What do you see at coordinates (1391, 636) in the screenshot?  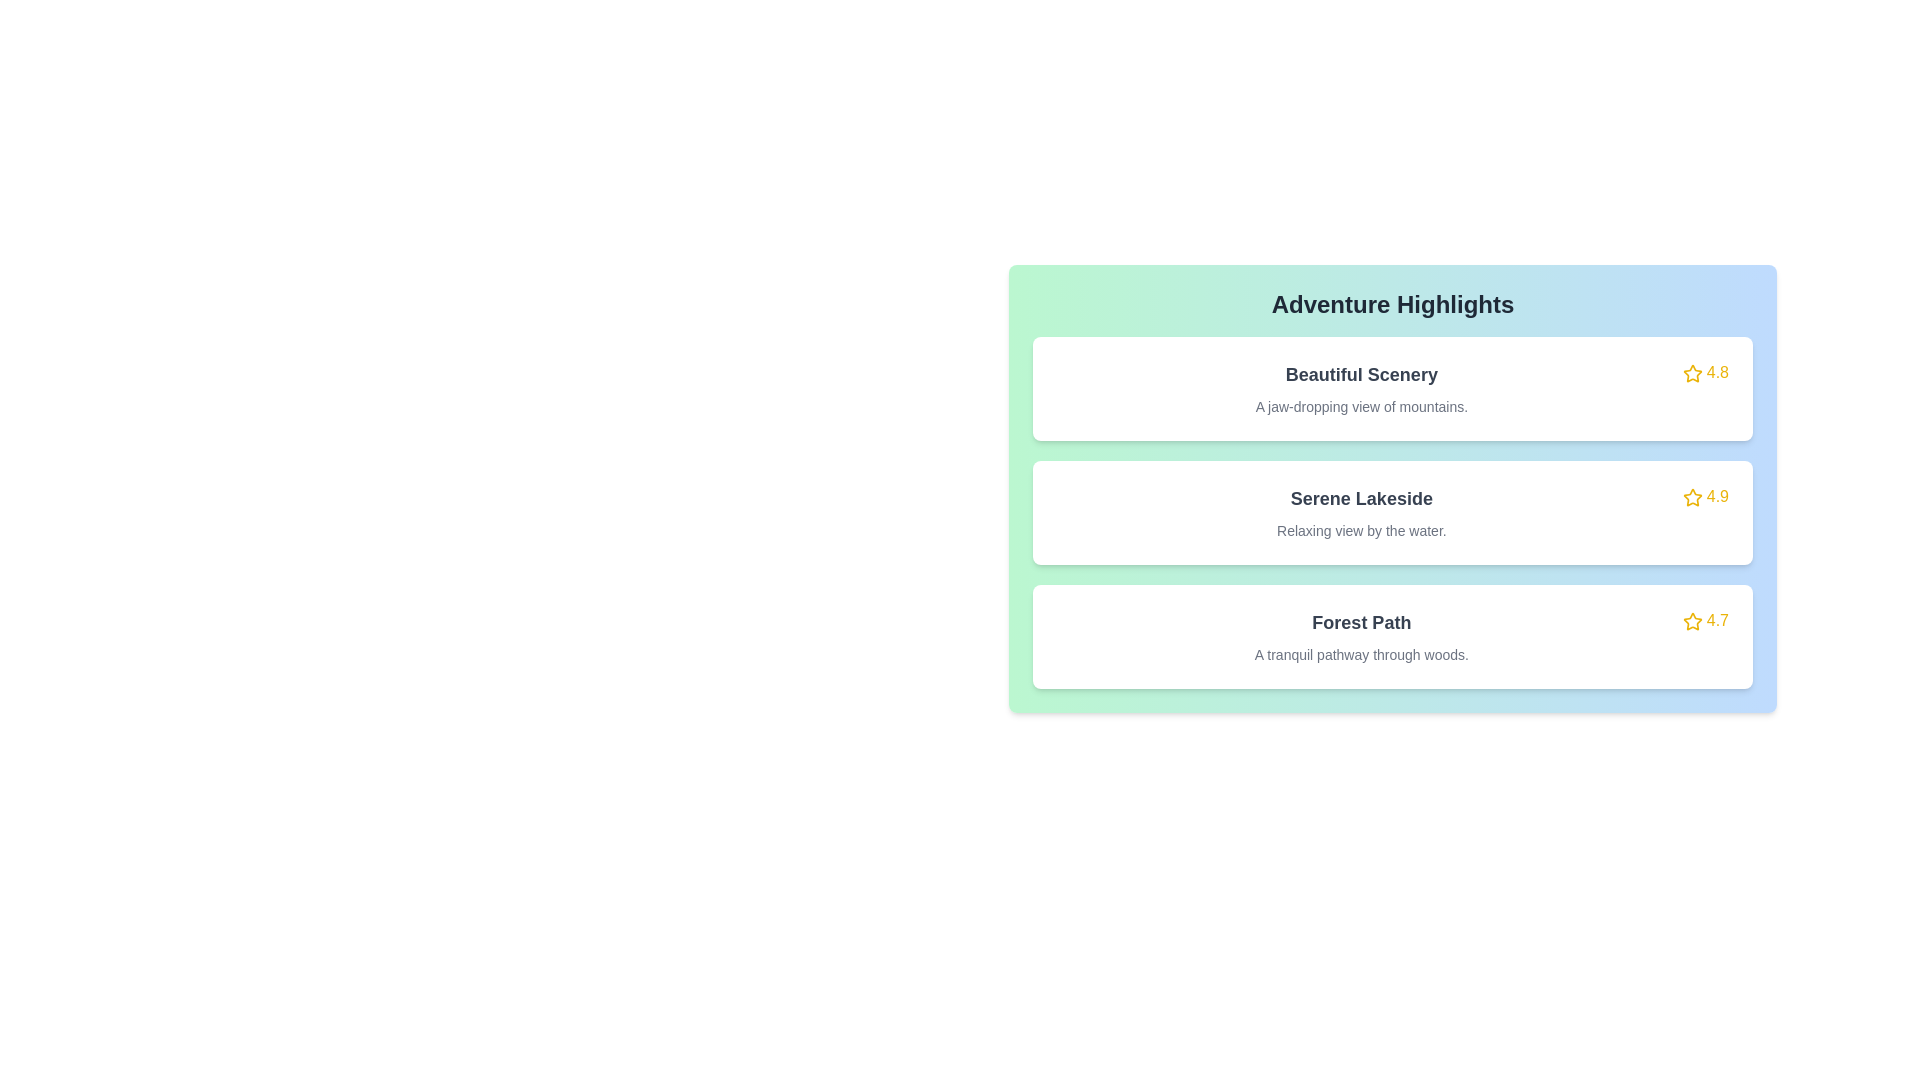 I see `the list item Forest Path to observe its hover effect` at bounding box center [1391, 636].